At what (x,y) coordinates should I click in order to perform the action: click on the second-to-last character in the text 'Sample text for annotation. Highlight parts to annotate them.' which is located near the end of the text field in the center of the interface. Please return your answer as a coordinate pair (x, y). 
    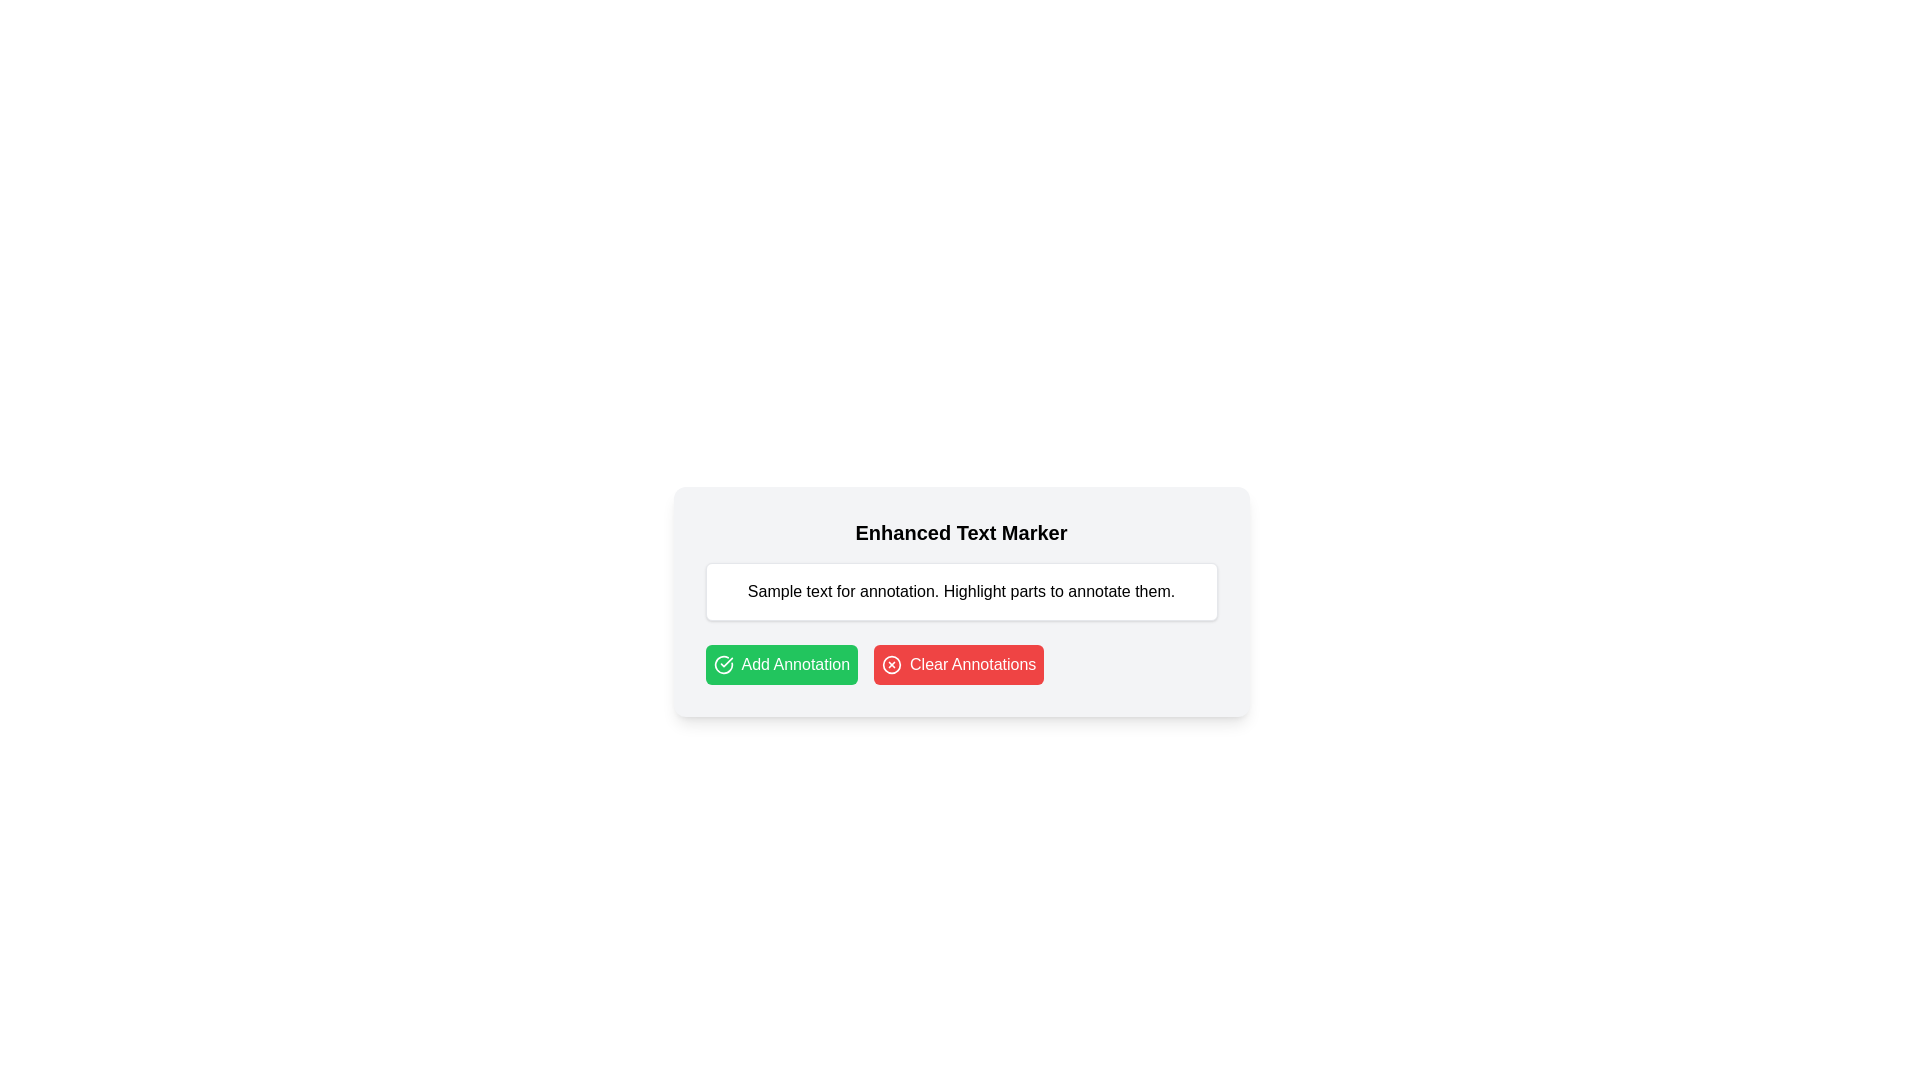
    Looking at the image, I should click on (1118, 590).